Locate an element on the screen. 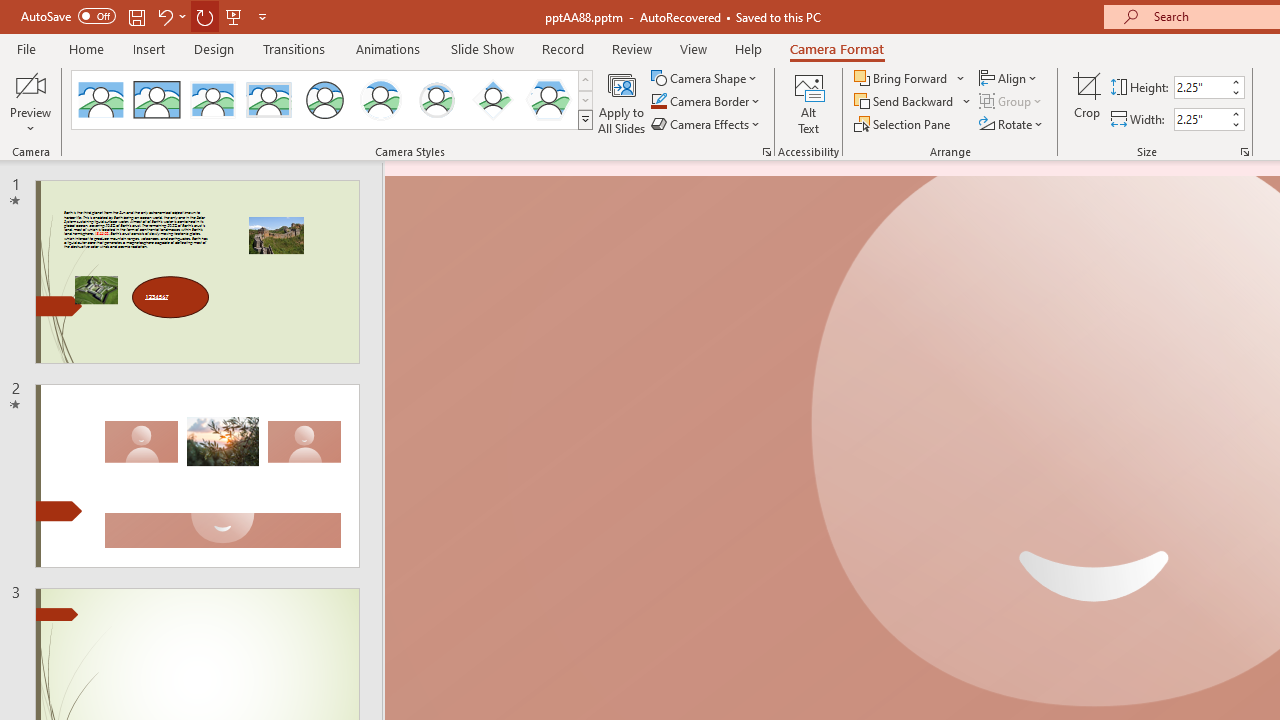  'AutomationID: CameoStylesGallery' is located at coordinates (333, 100).